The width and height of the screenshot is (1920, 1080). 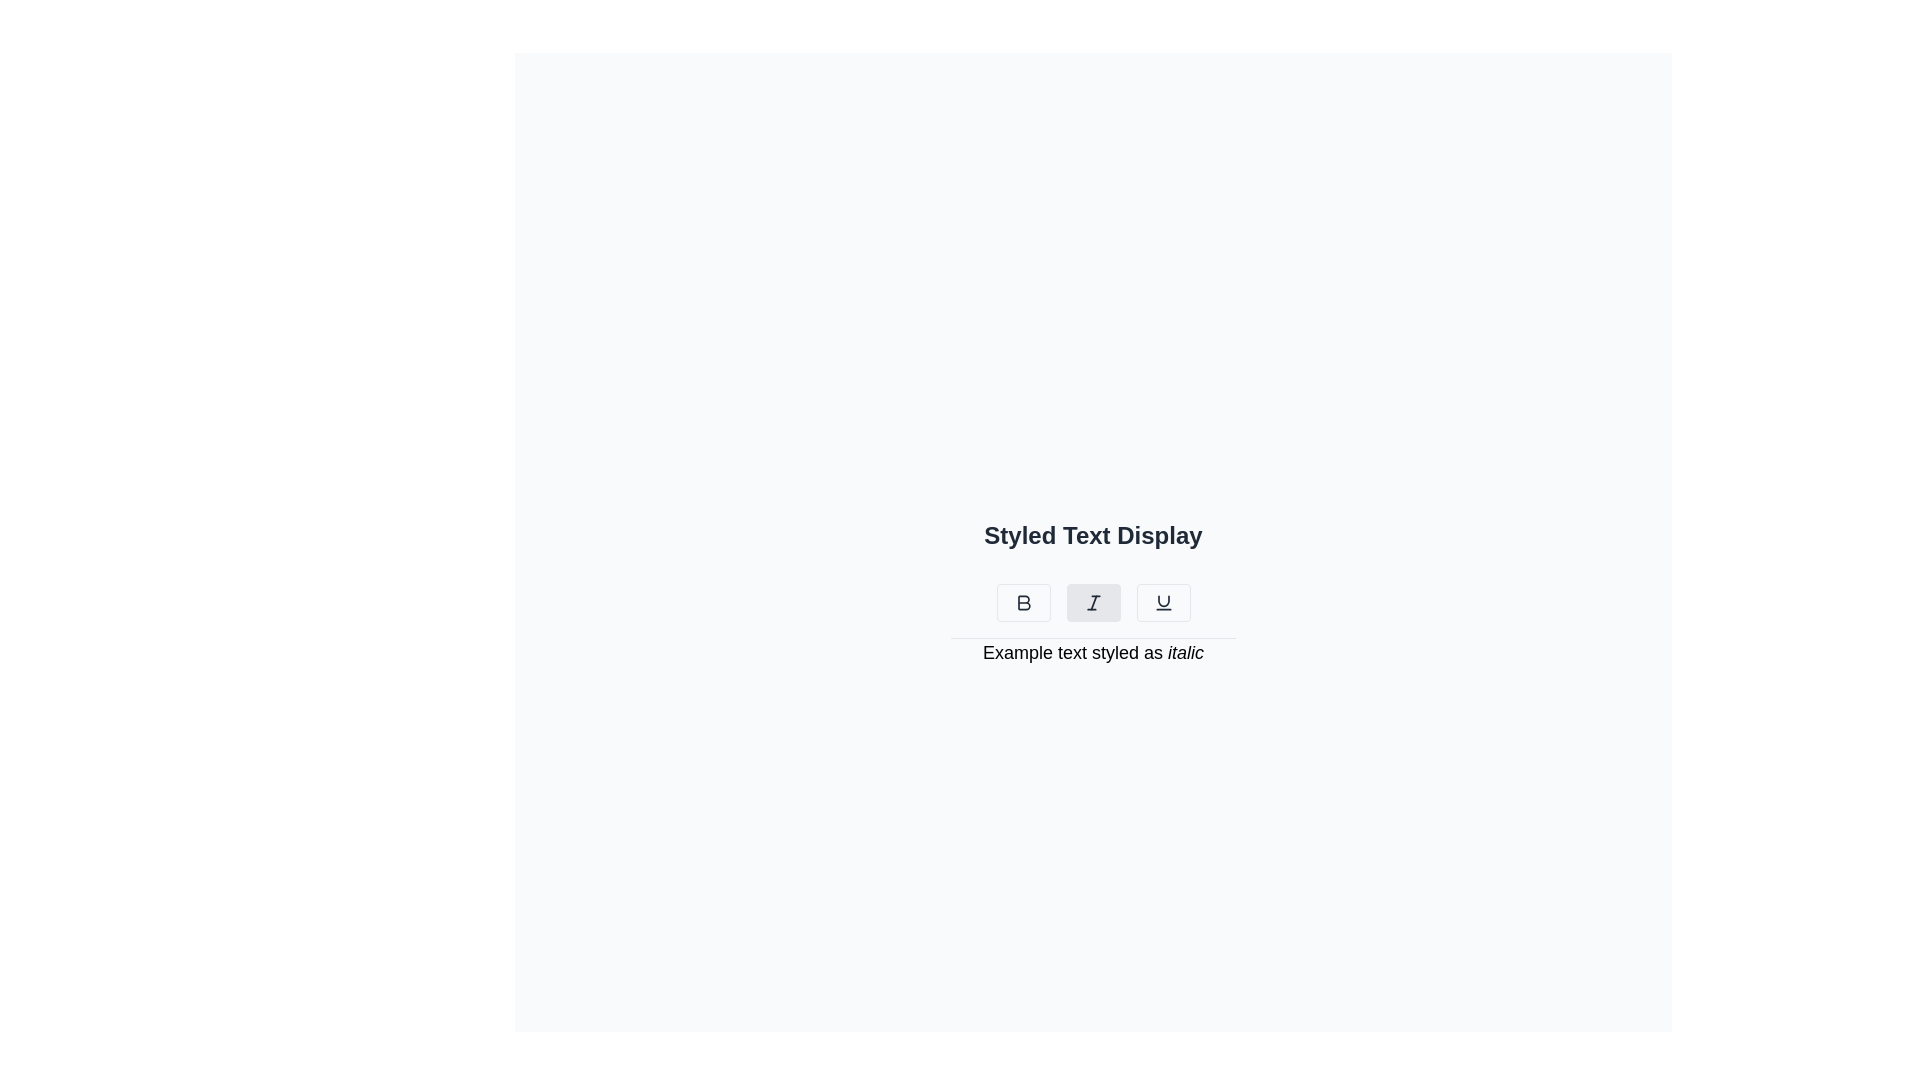 What do you see at coordinates (1185, 652) in the screenshot?
I see `text element styled as 'italic', which is the last word in the sentence 'Example text styled as italic', located below the title 'Styled Text Display'` at bounding box center [1185, 652].